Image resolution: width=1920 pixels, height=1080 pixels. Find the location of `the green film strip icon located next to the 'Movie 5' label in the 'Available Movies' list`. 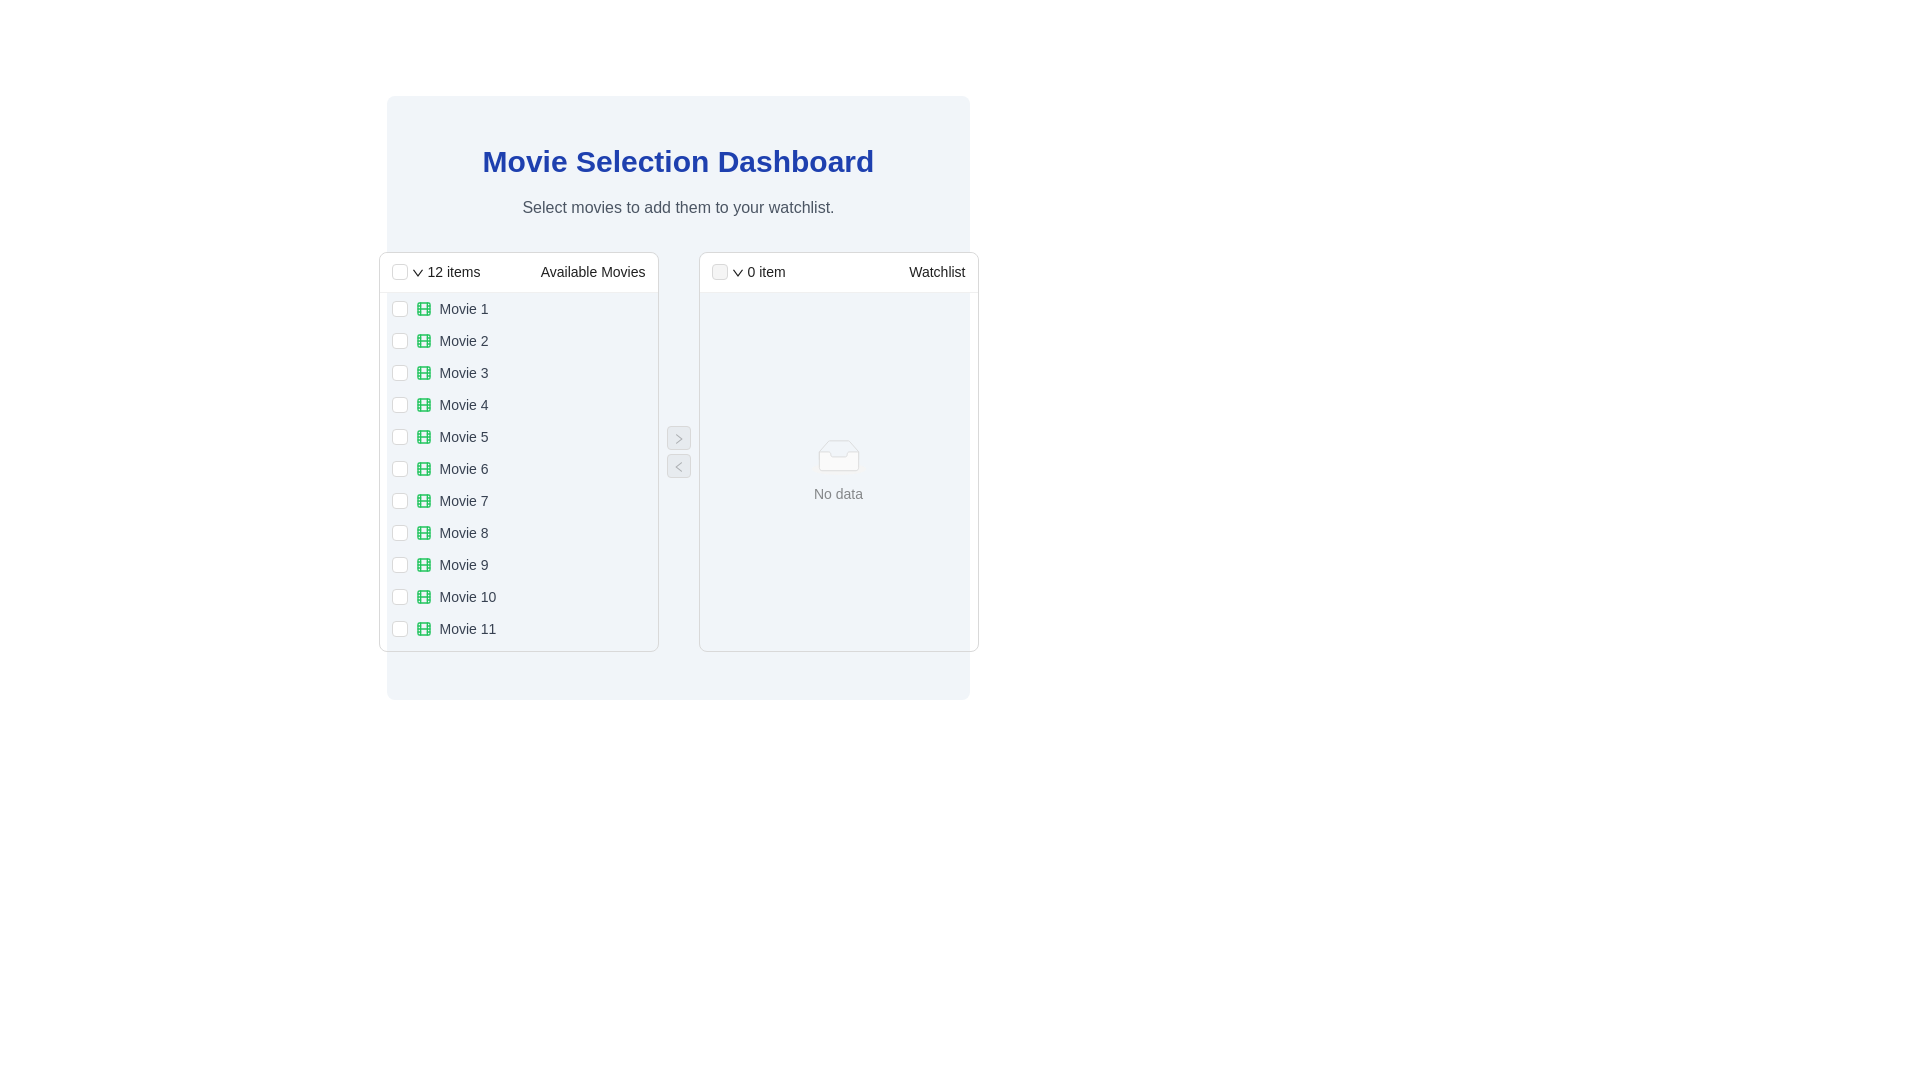

the green film strip icon located next to the 'Movie 5' label in the 'Available Movies' list is located at coordinates (422, 435).